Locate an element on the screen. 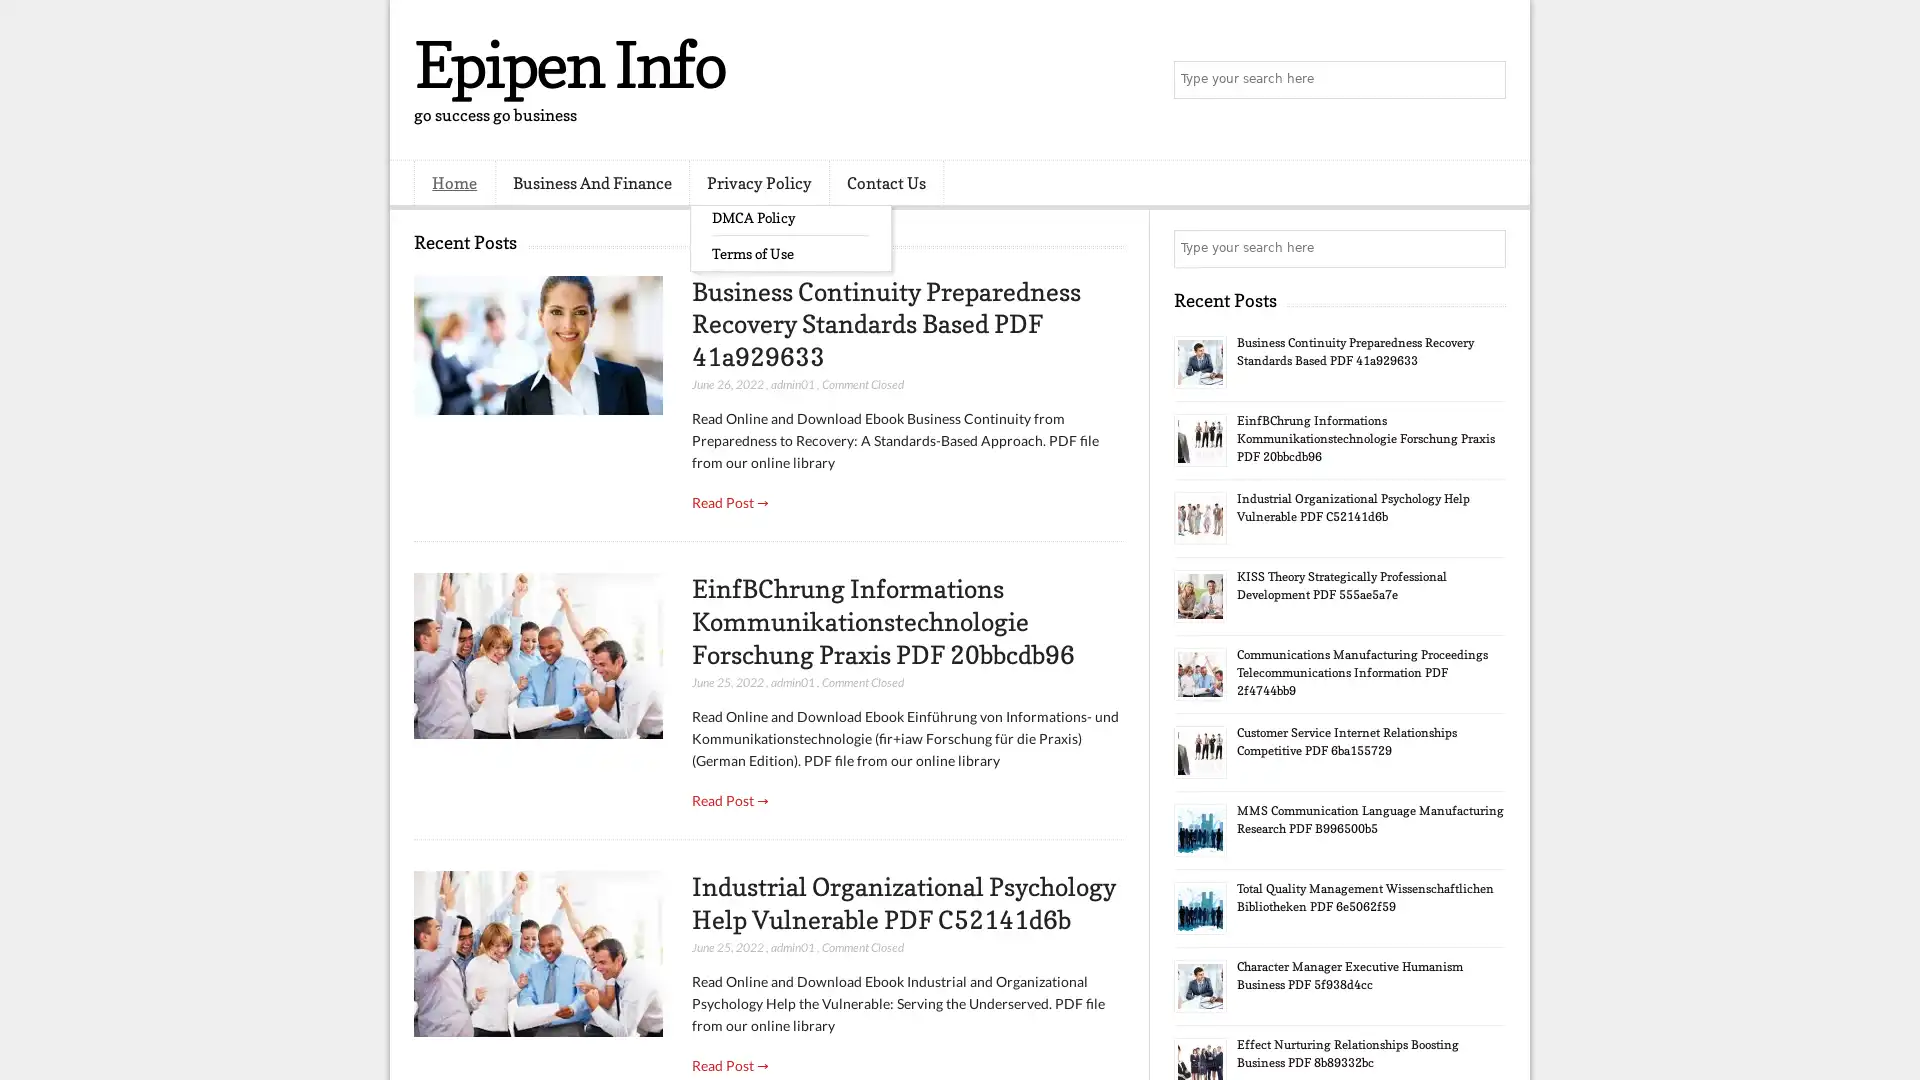 The height and width of the screenshot is (1080, 1920). Search is located at coordinates (1485, 248).